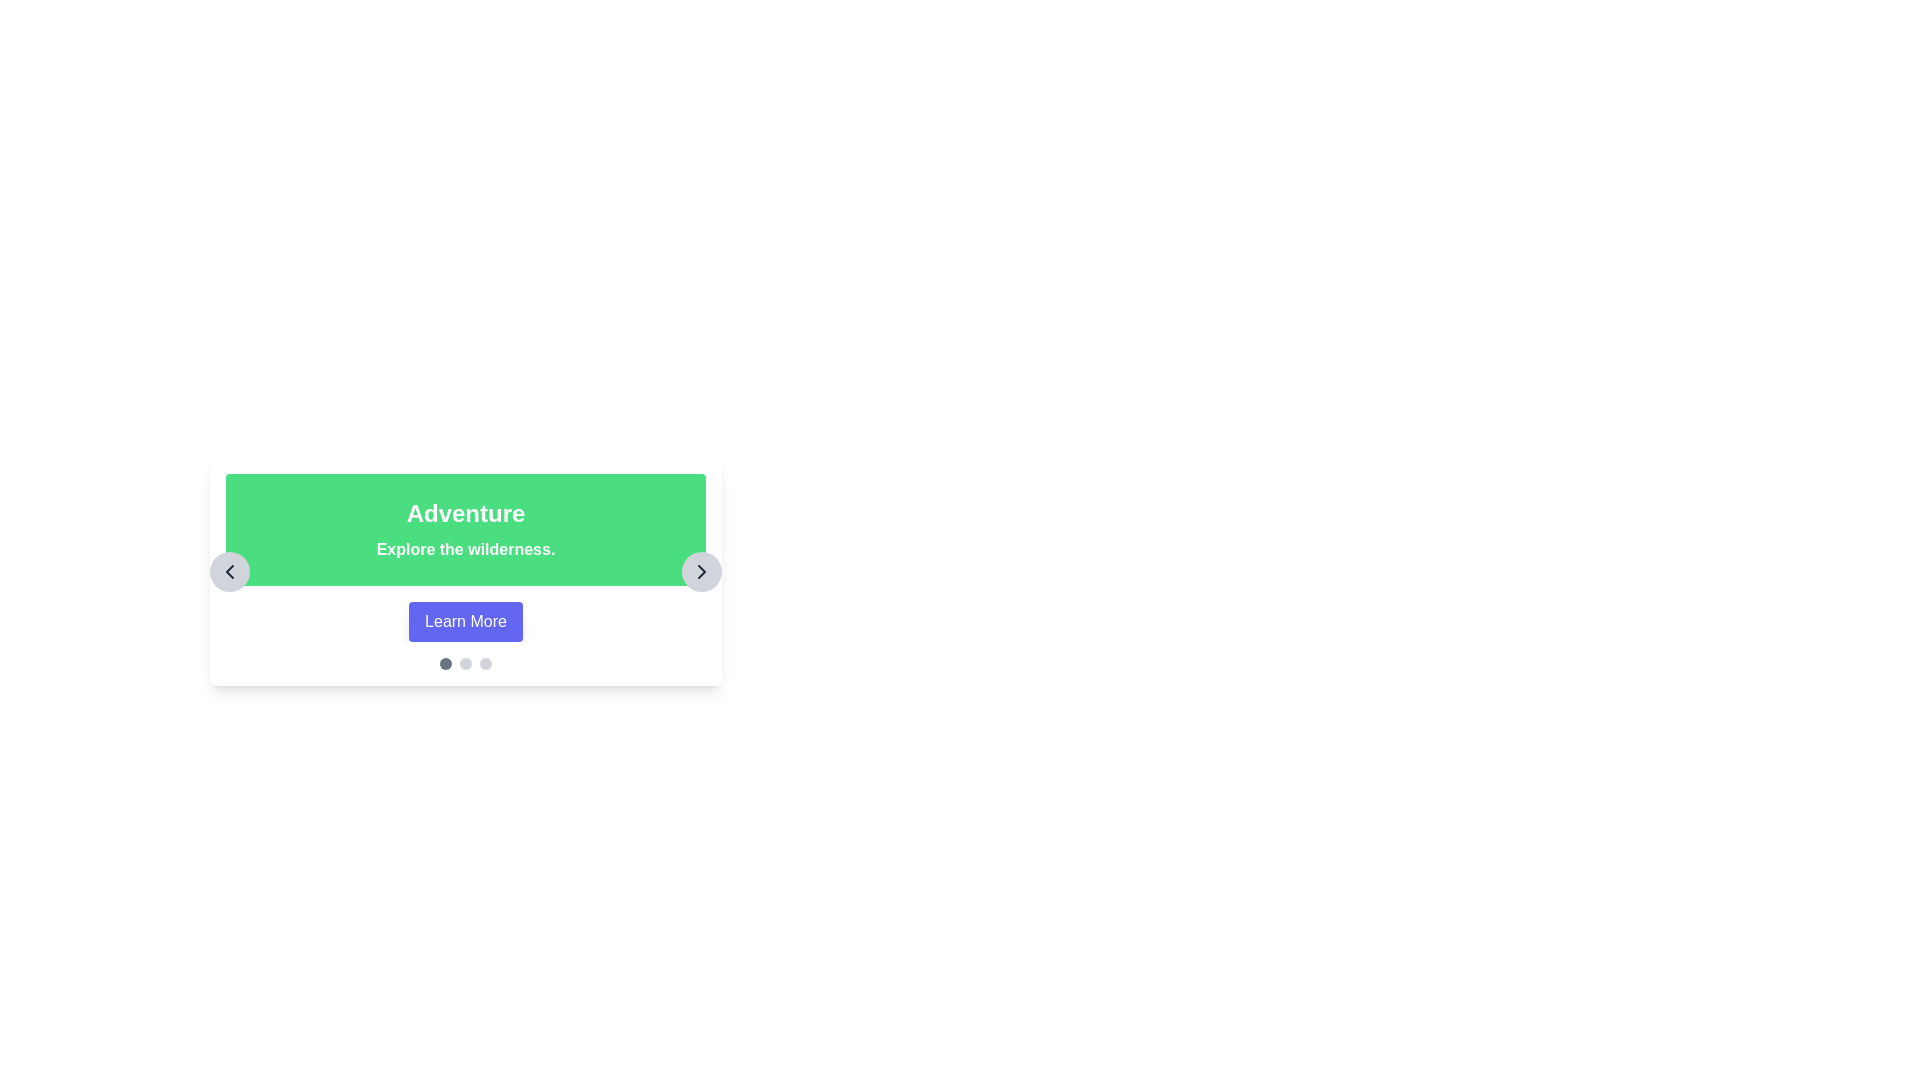  Describe the element at coordinates (464, 663) in the screenshot. I see `the second dot indicator in the carousel` at that location.